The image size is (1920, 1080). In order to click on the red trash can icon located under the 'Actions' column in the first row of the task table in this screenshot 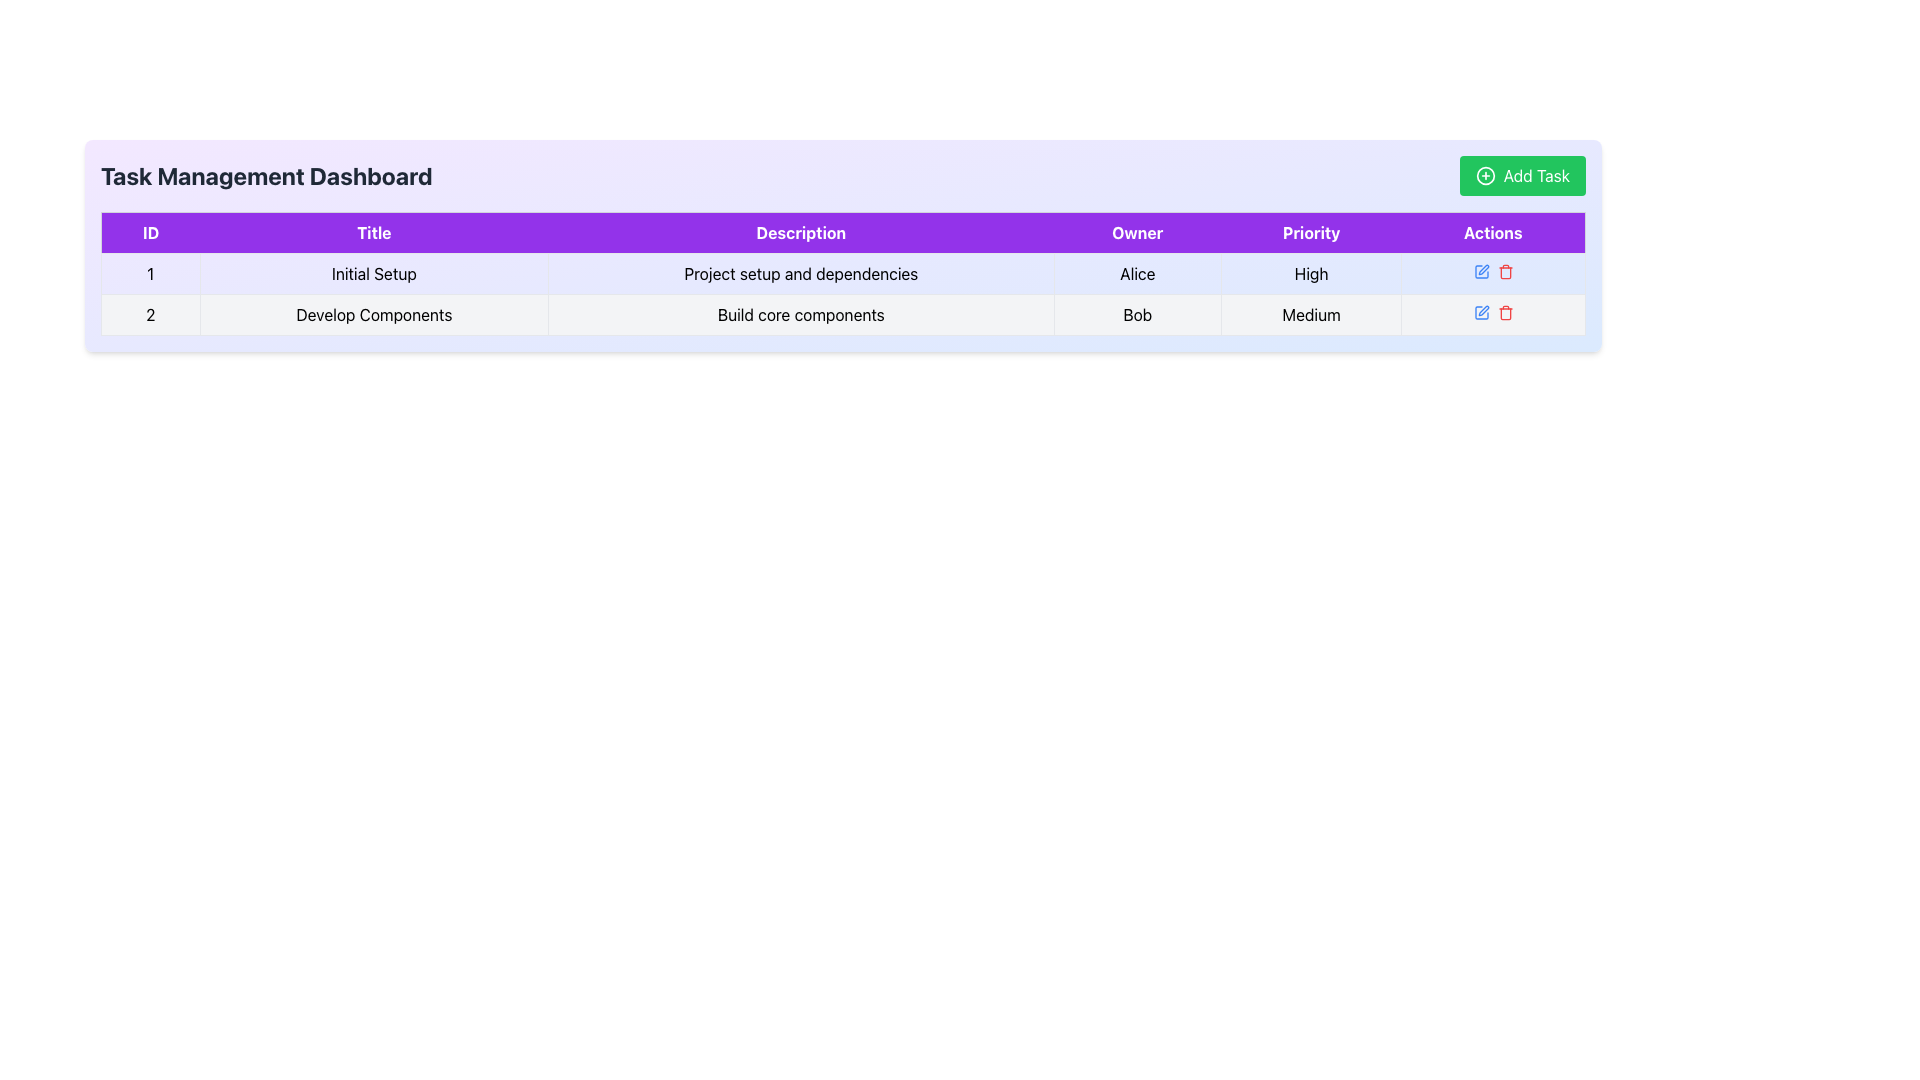, I will do `click(1505, 272)`.